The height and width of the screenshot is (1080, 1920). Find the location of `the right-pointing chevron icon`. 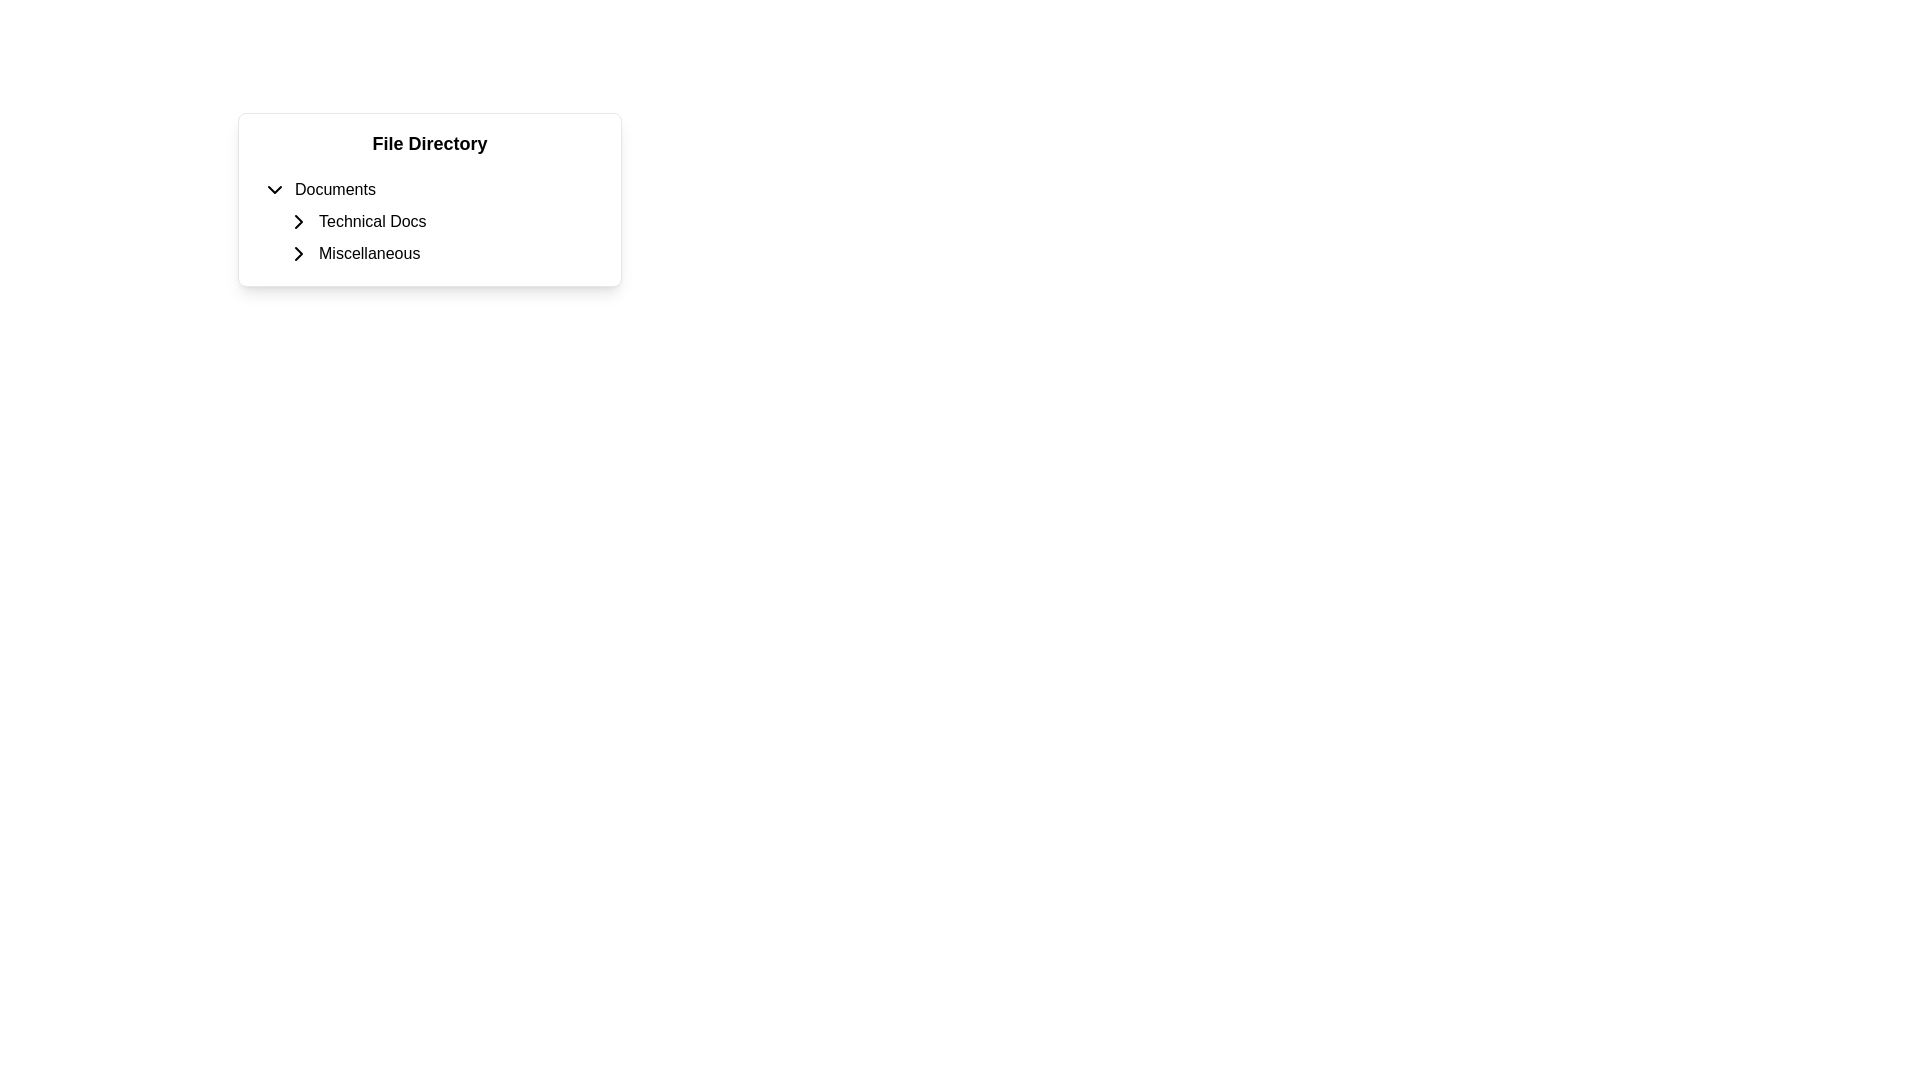

the right-pointing chevron icon is located at coordinates (297, 222).